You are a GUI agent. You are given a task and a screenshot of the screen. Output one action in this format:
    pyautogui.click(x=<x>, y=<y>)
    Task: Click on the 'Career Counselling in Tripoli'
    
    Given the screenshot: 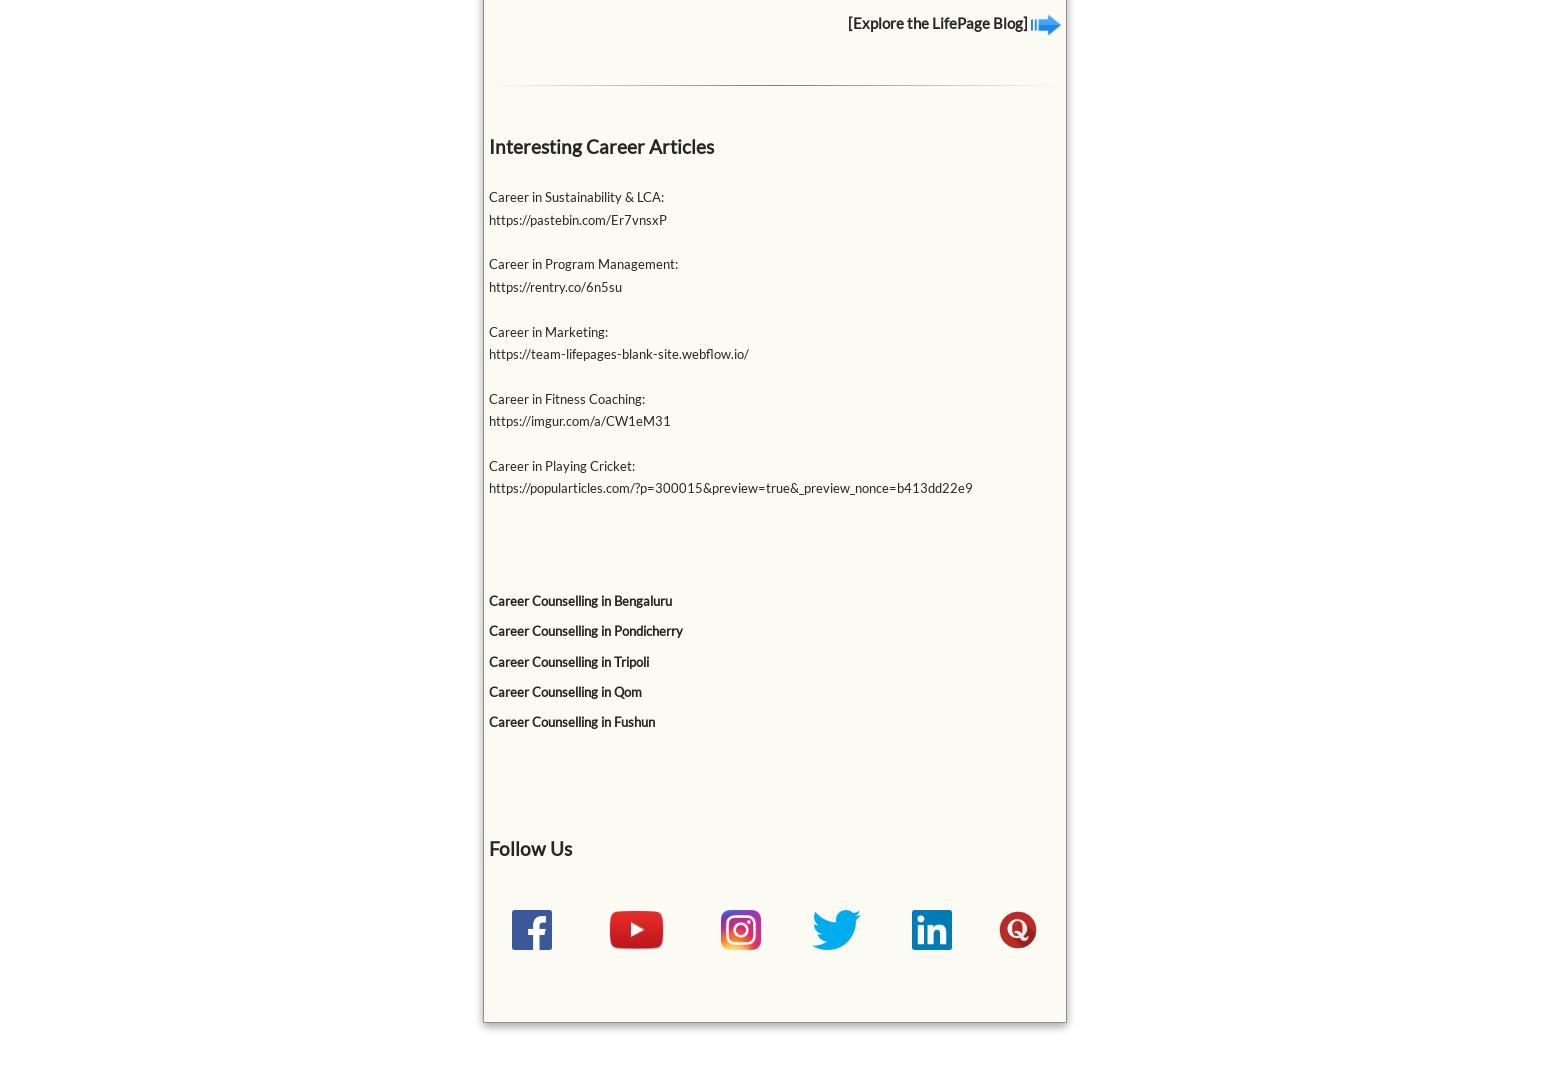 What is the action you would take?
    pyautogui.click(x=568, y=659)
    